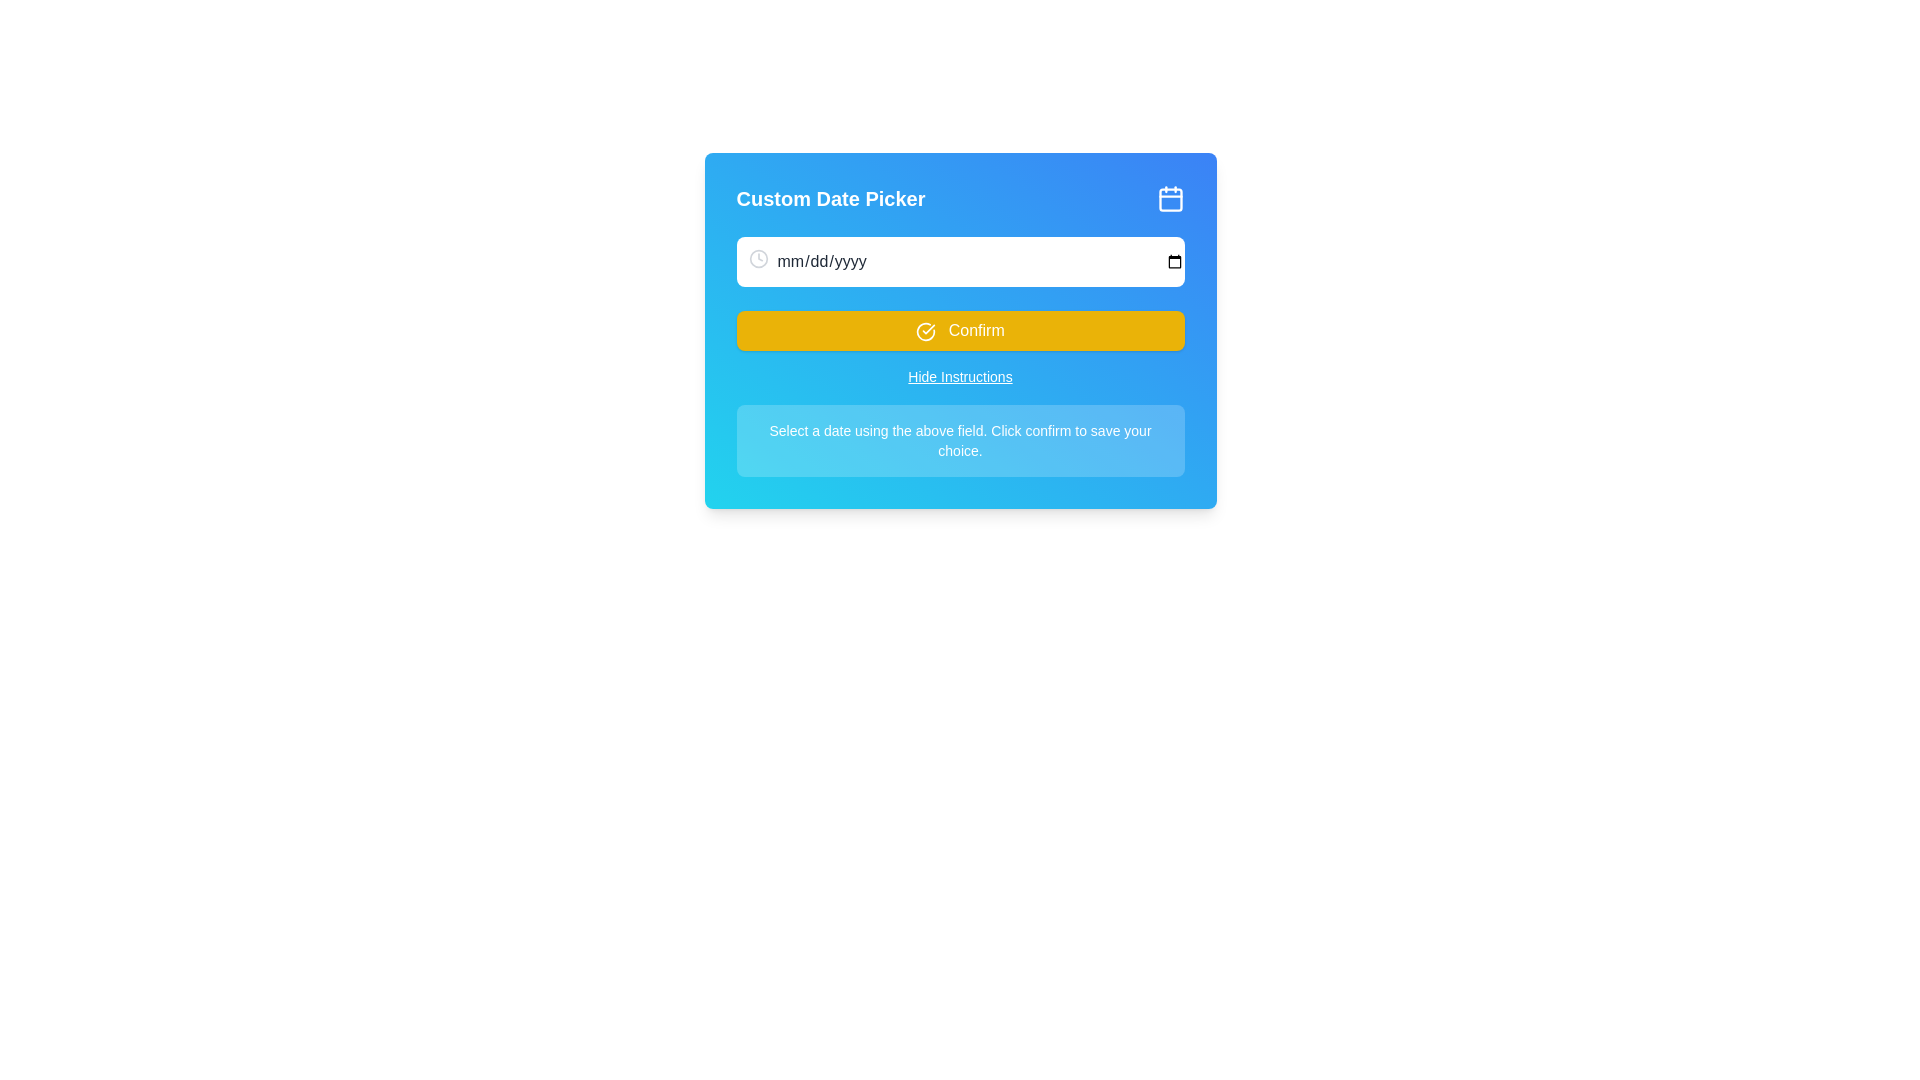 The image size is (1920, 1080). I want to click on the calendar icon displayed in white on a blue background, located in the top-right corner of the 'Custom Date Picker' card, so click(1170, 199).